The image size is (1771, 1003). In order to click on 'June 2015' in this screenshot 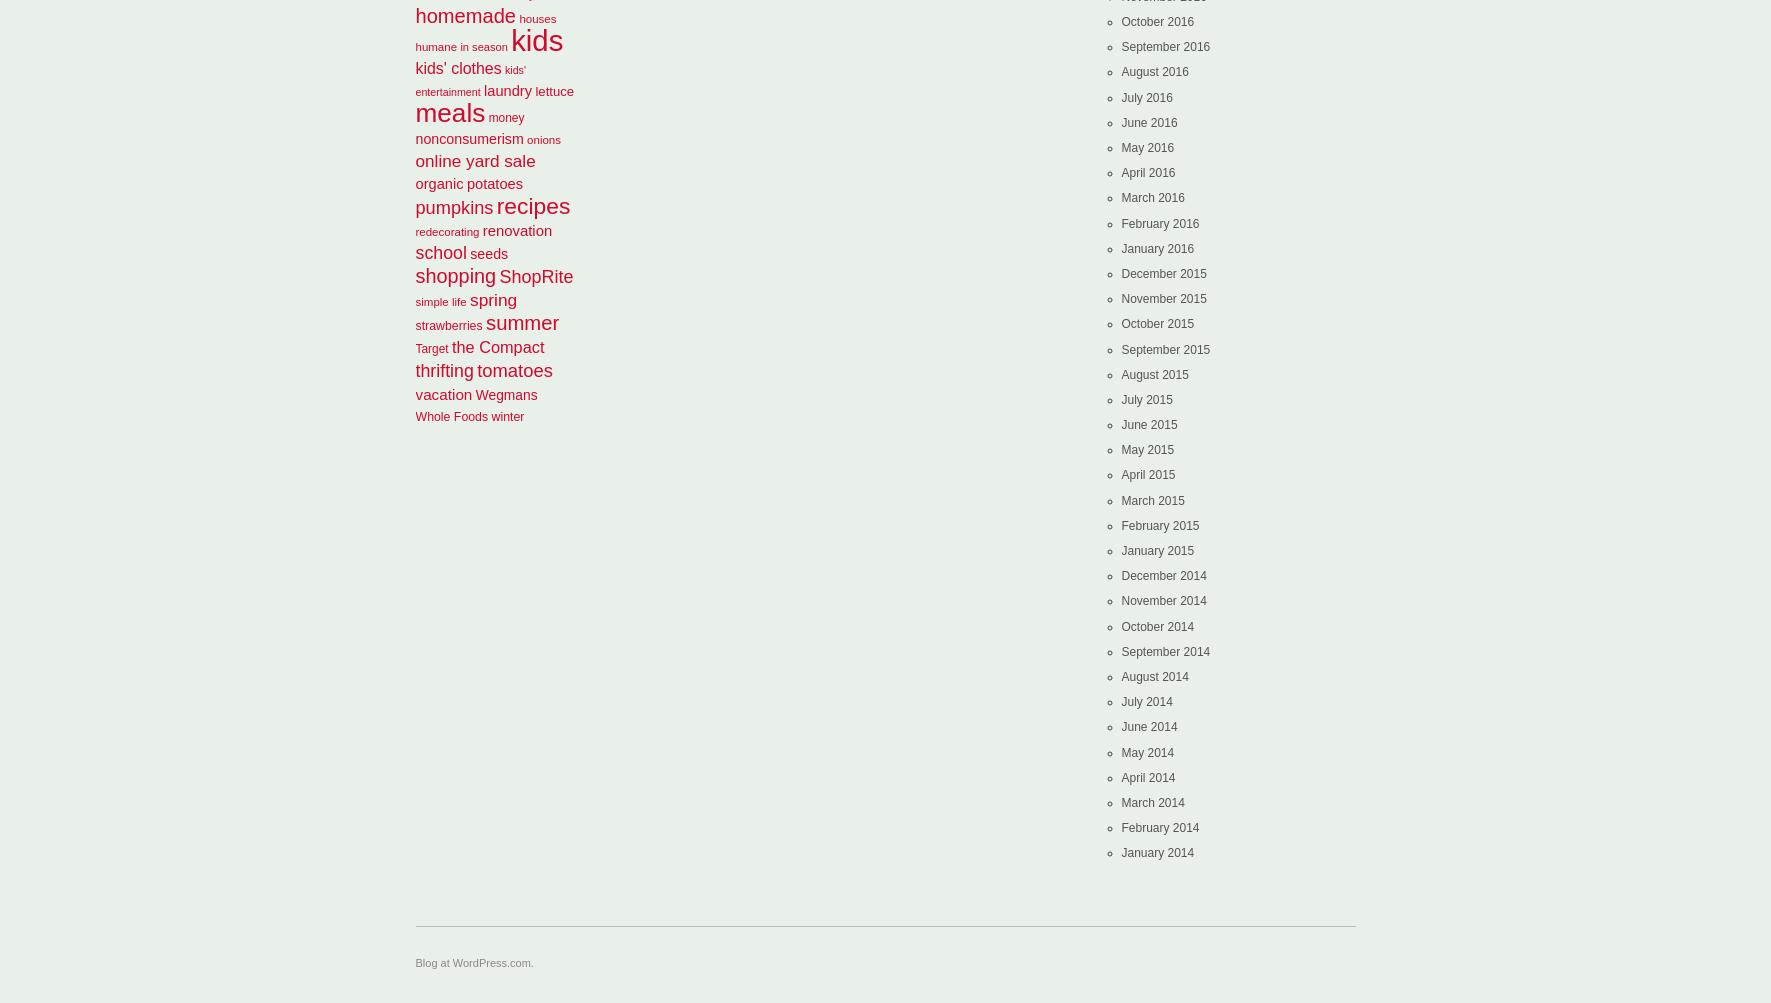, I will do `click(1120, 424)`.